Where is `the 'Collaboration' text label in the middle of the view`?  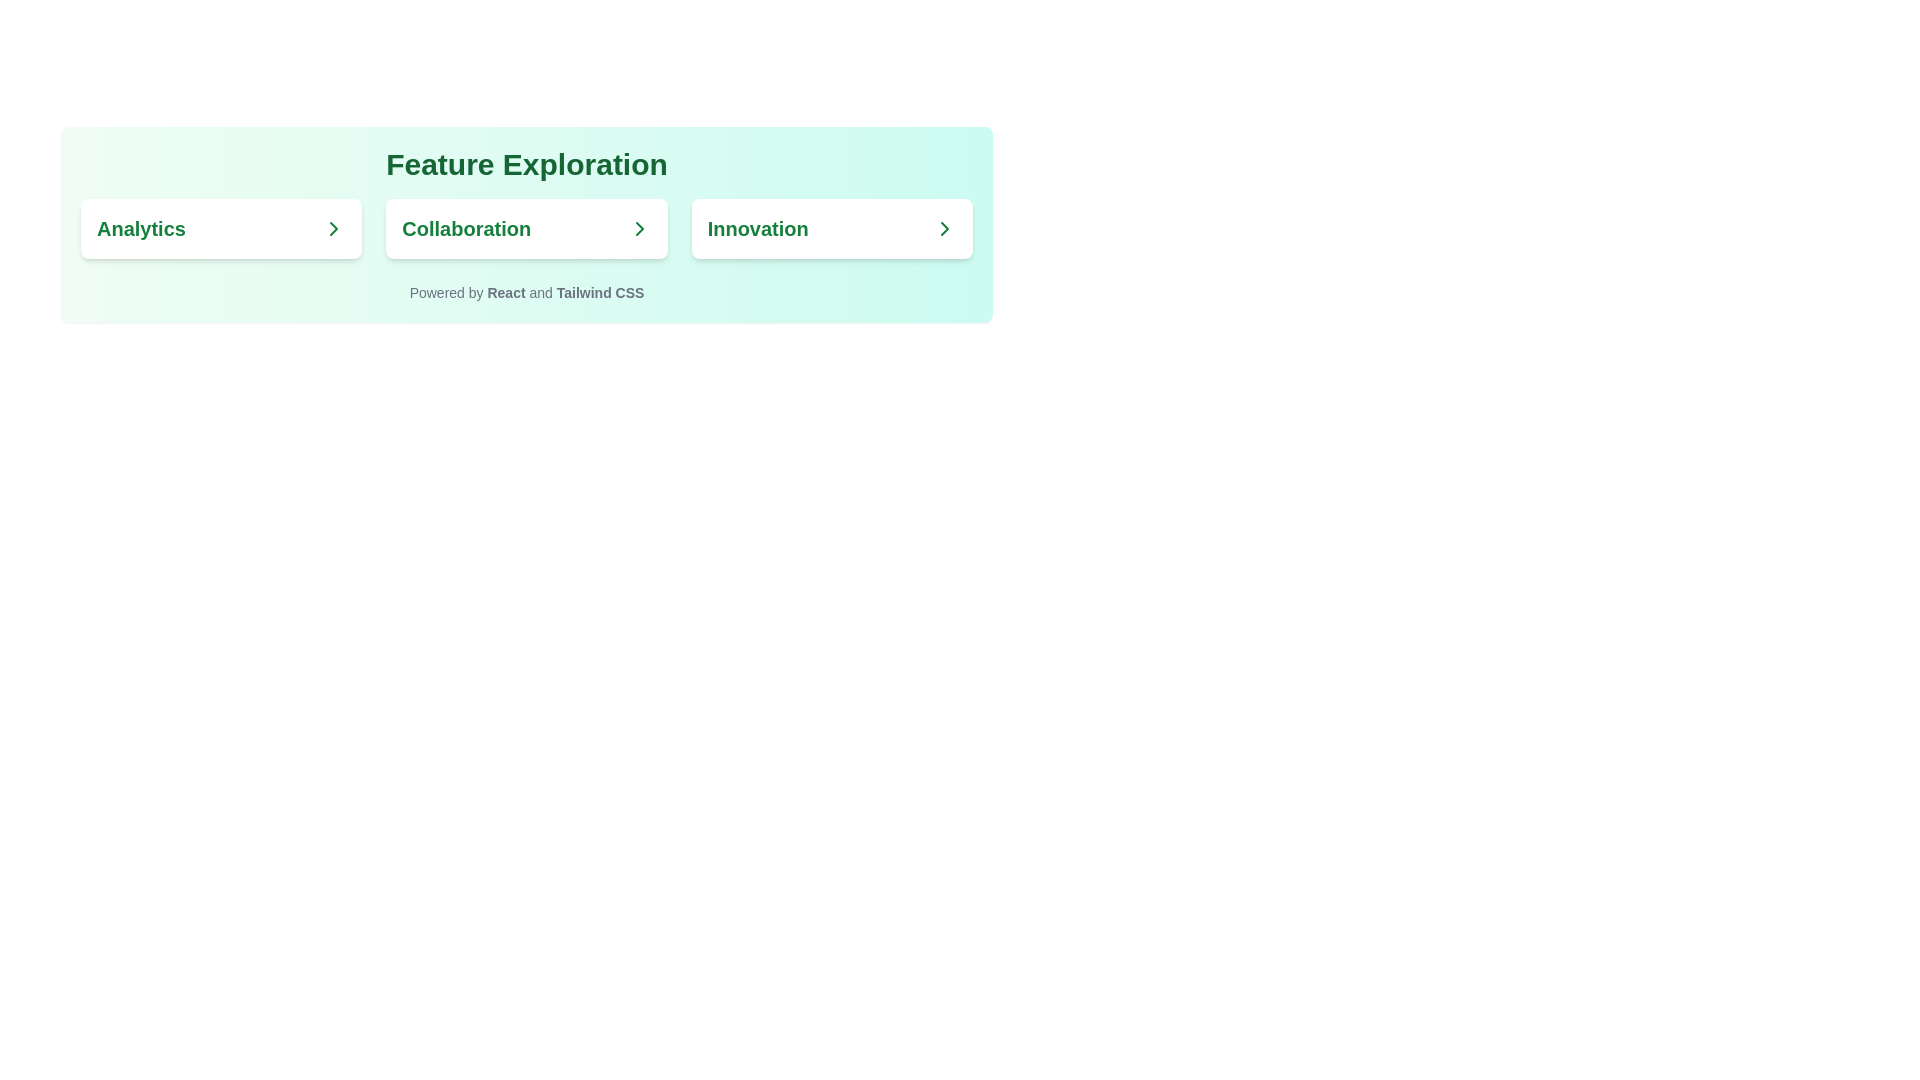
the 'Collaboration' text label in the middle of the view is located at coordinates (527, 227).